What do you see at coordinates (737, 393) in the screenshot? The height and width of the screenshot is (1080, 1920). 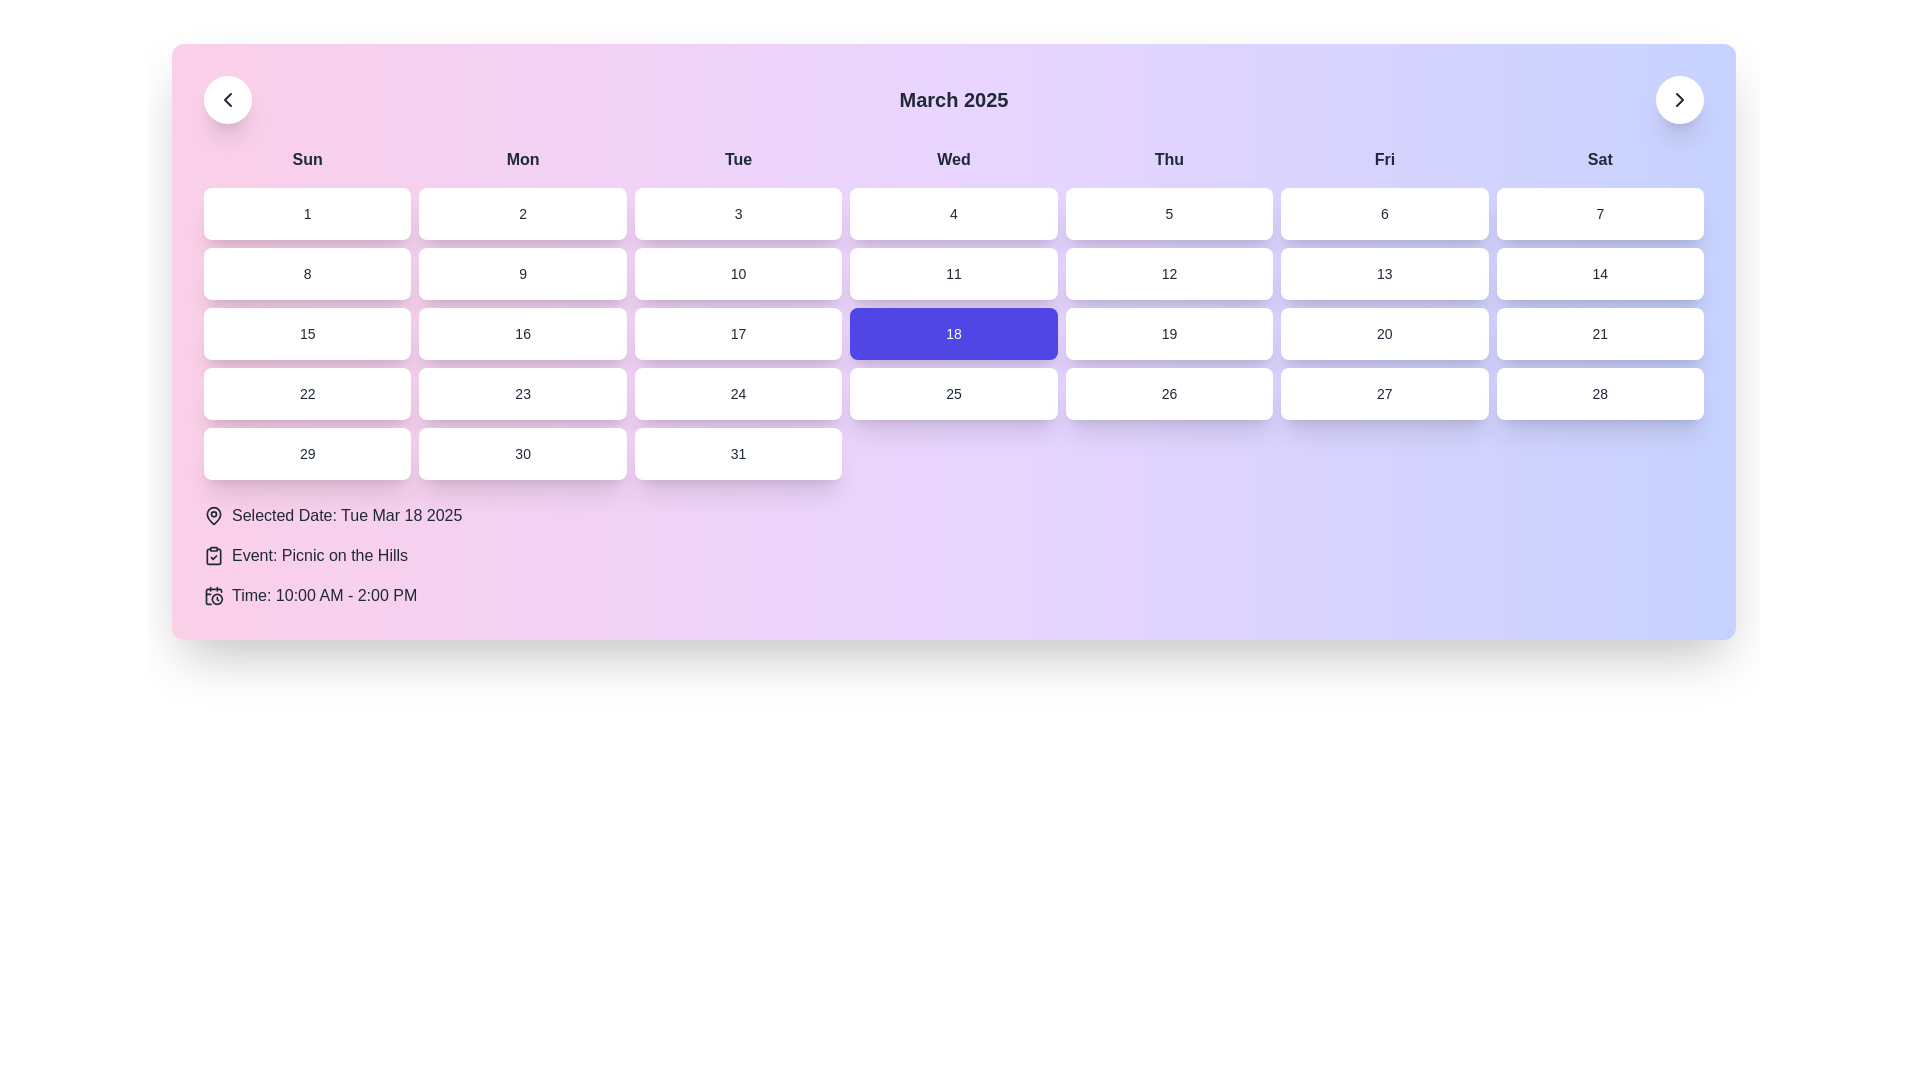 I see `the interactive calendar date button displaying '24'` at bounding box center [737, 393].